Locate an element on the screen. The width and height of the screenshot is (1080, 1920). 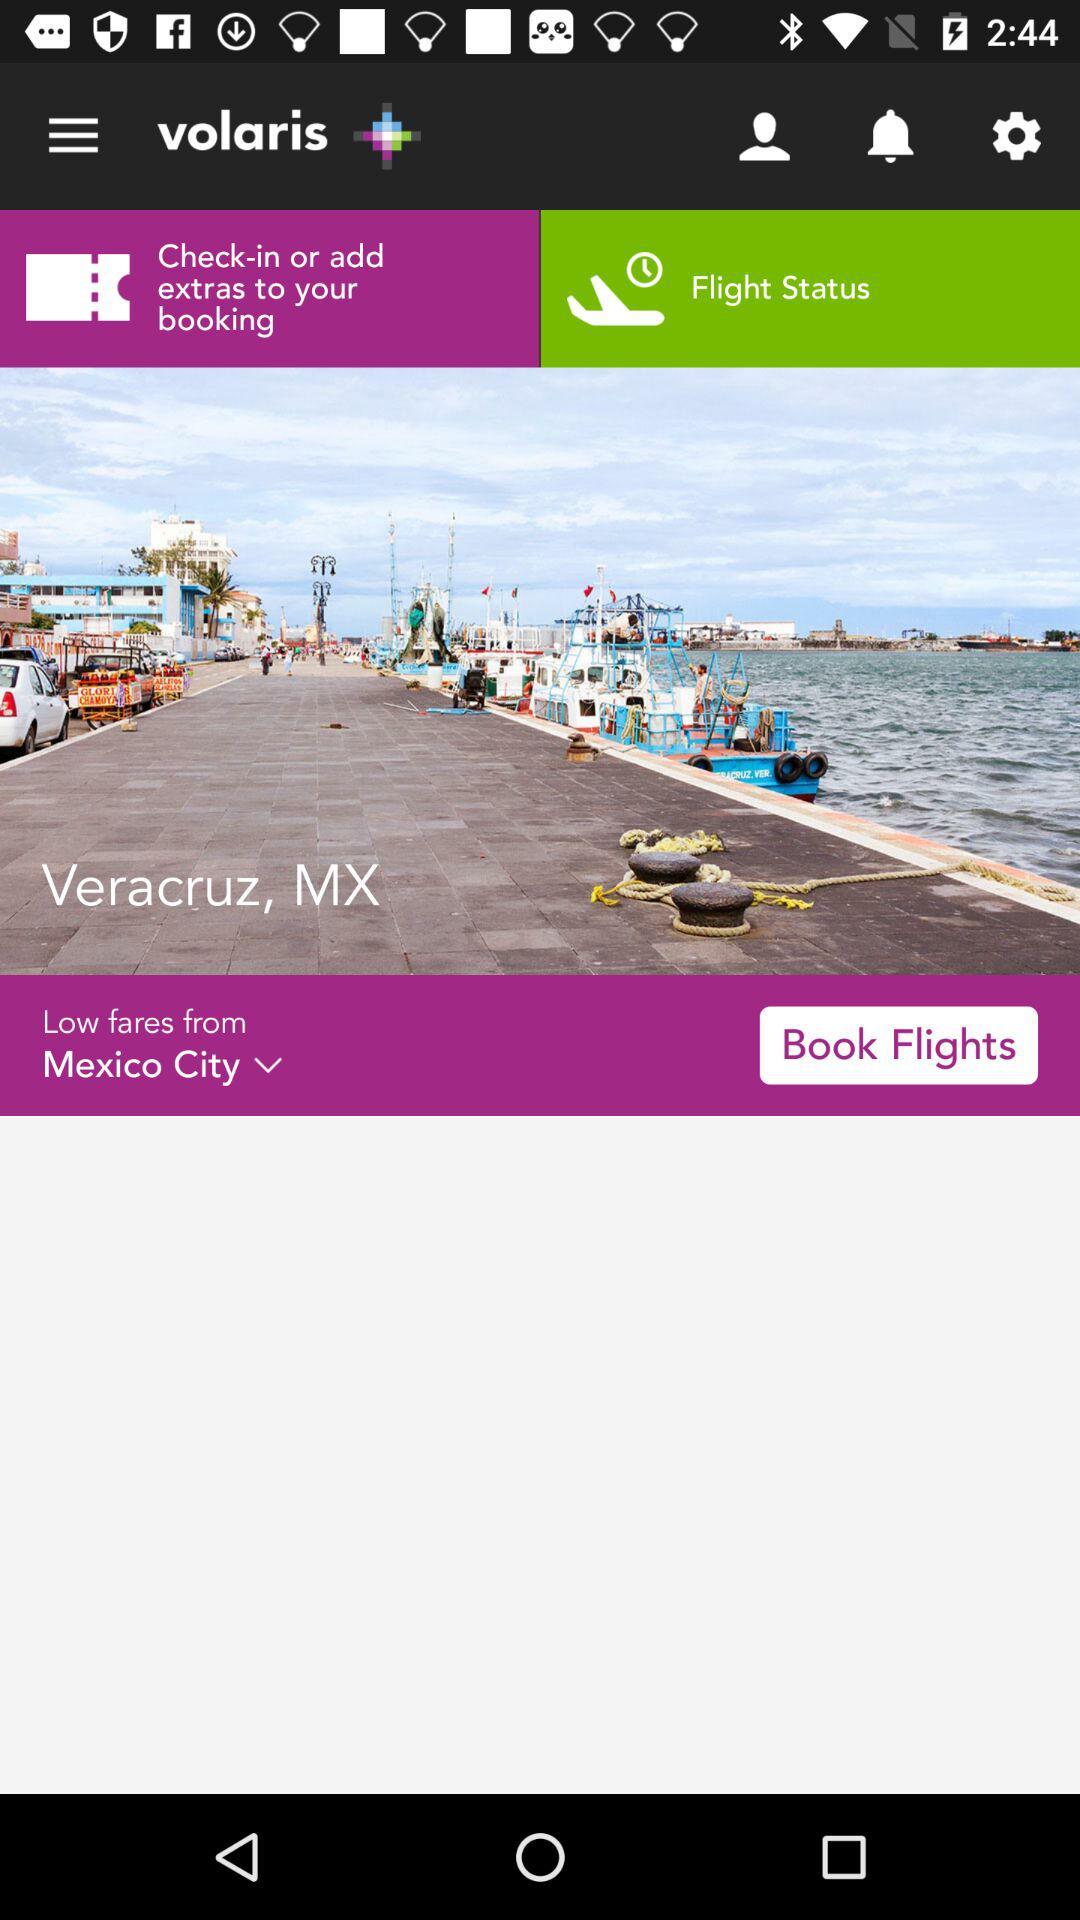
the icon which is at the left side of the text flight status is located at coordinates (615, 287).